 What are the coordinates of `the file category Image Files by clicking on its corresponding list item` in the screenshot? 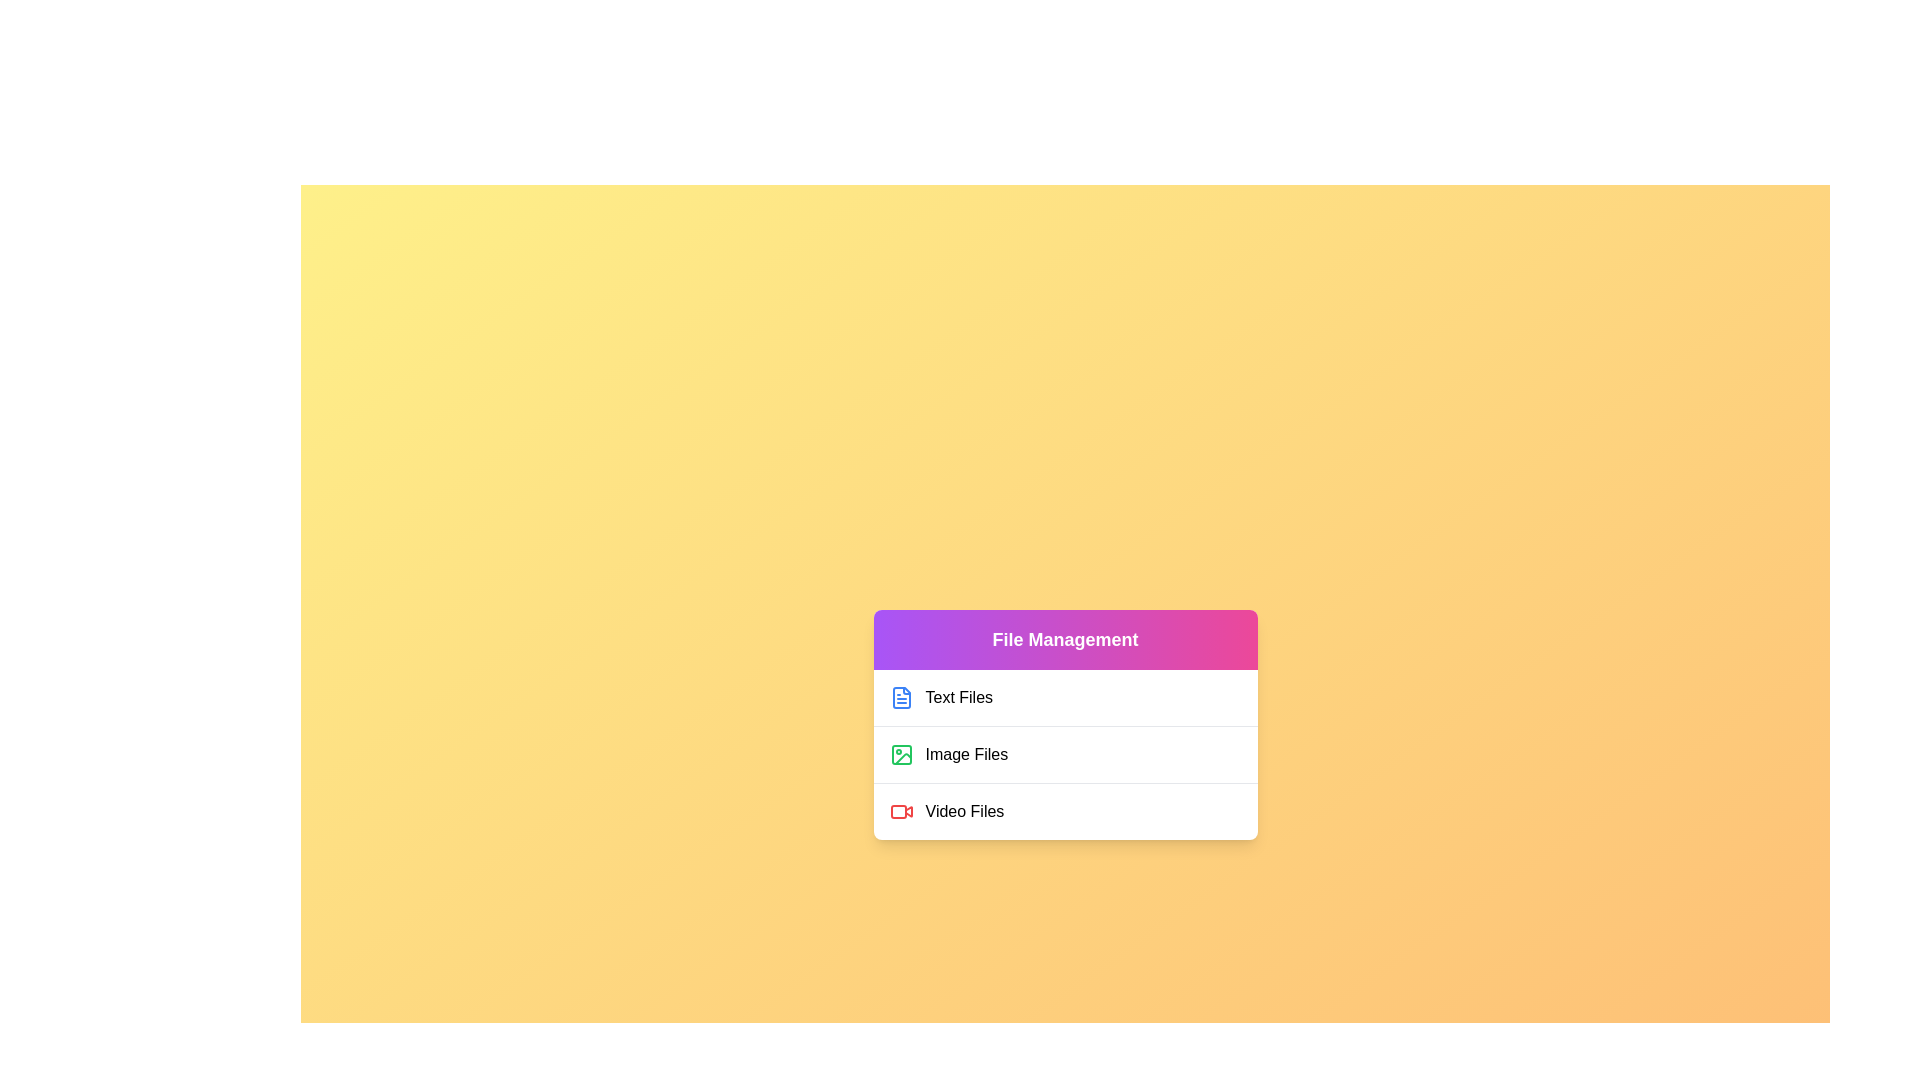 It's located at (1064, 754).